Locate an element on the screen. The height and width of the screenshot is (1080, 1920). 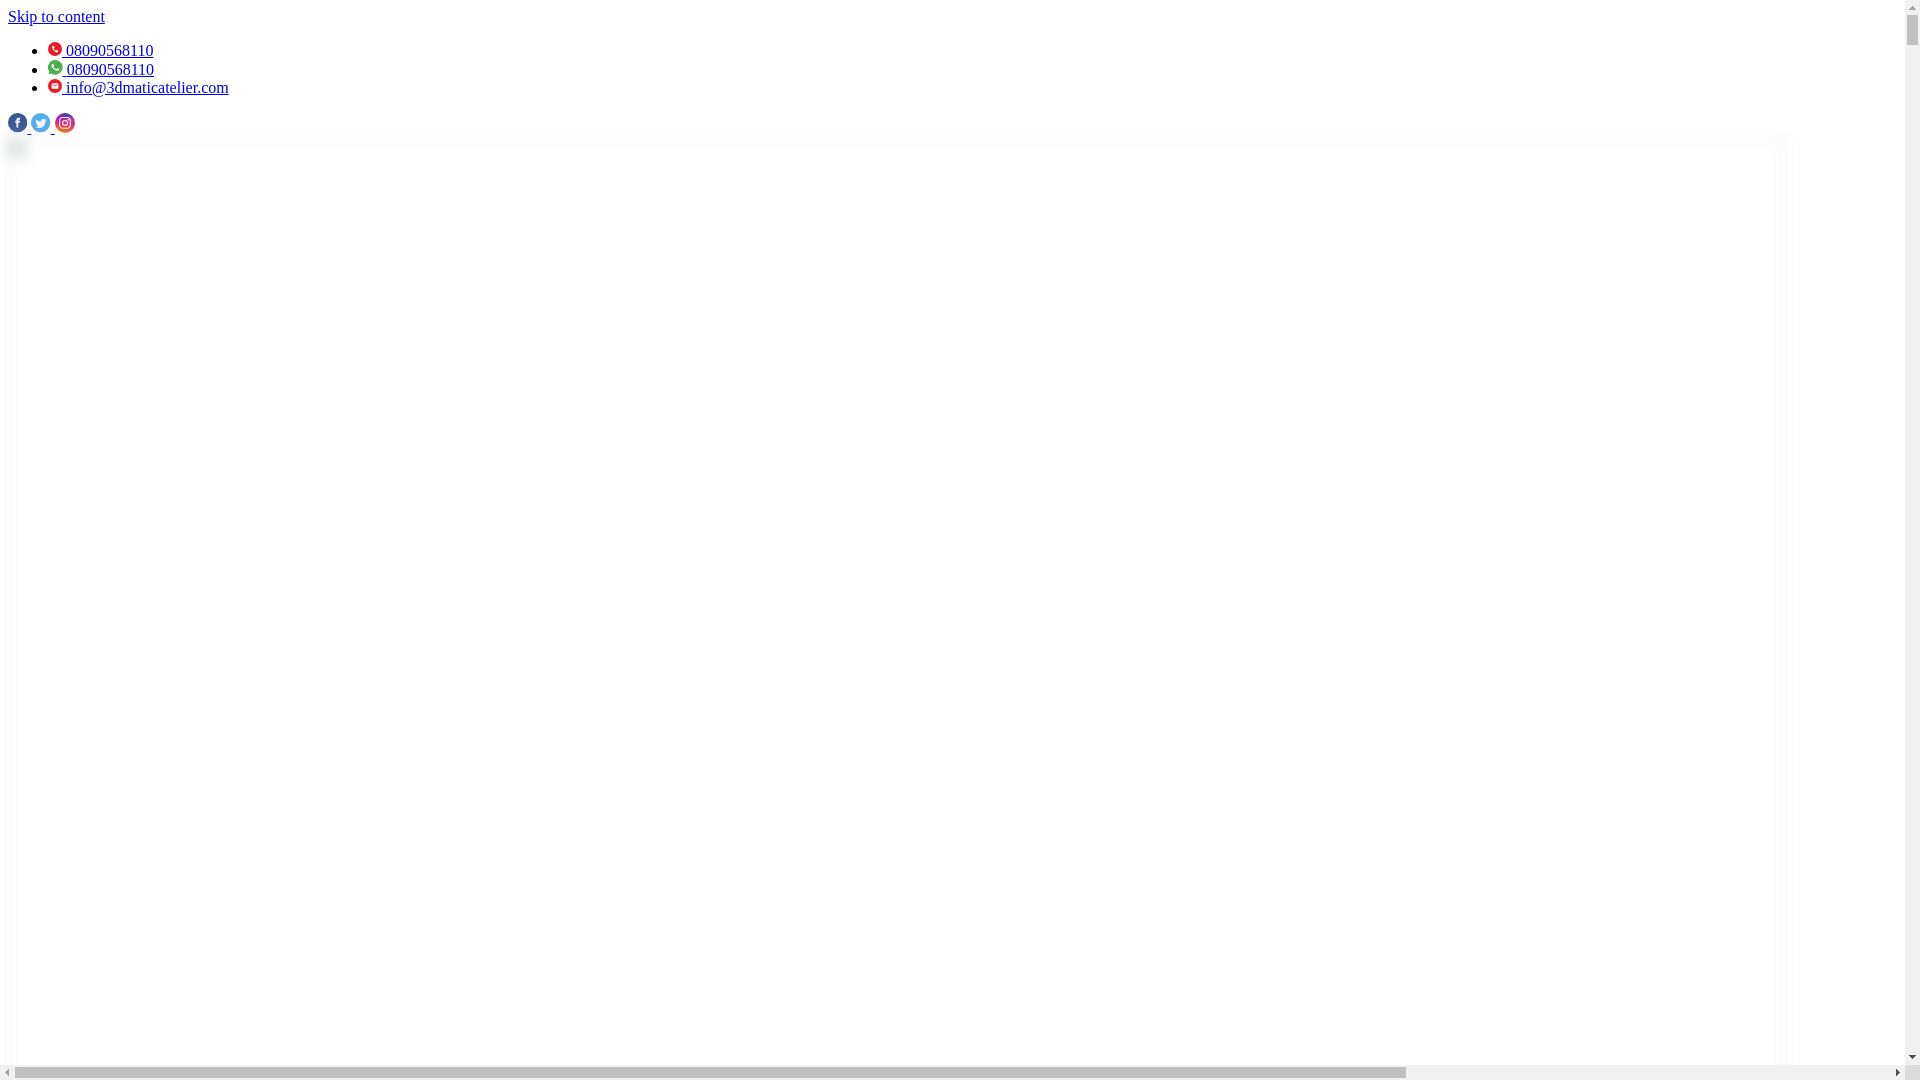
'Skip to content' is located at coordinates (8, 16).